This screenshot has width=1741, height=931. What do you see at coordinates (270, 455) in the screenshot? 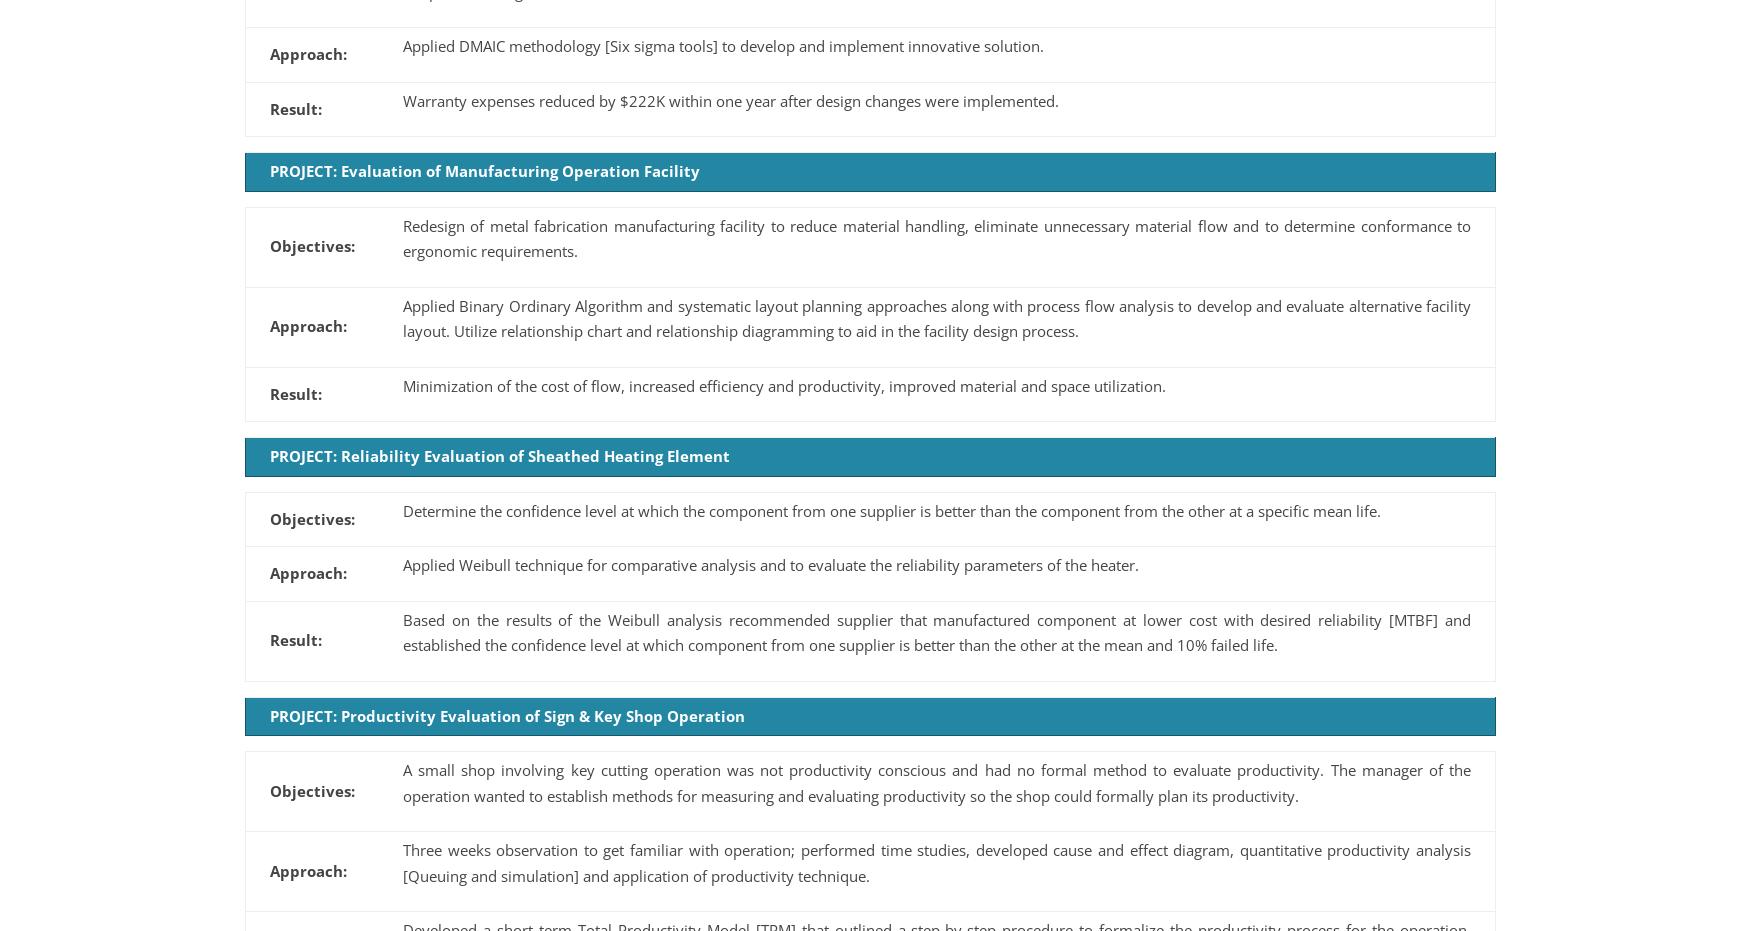
I see `'PROJECT: Reliability Evaluation of Sheathed Heating Element'` at bounding box center [270, 455].